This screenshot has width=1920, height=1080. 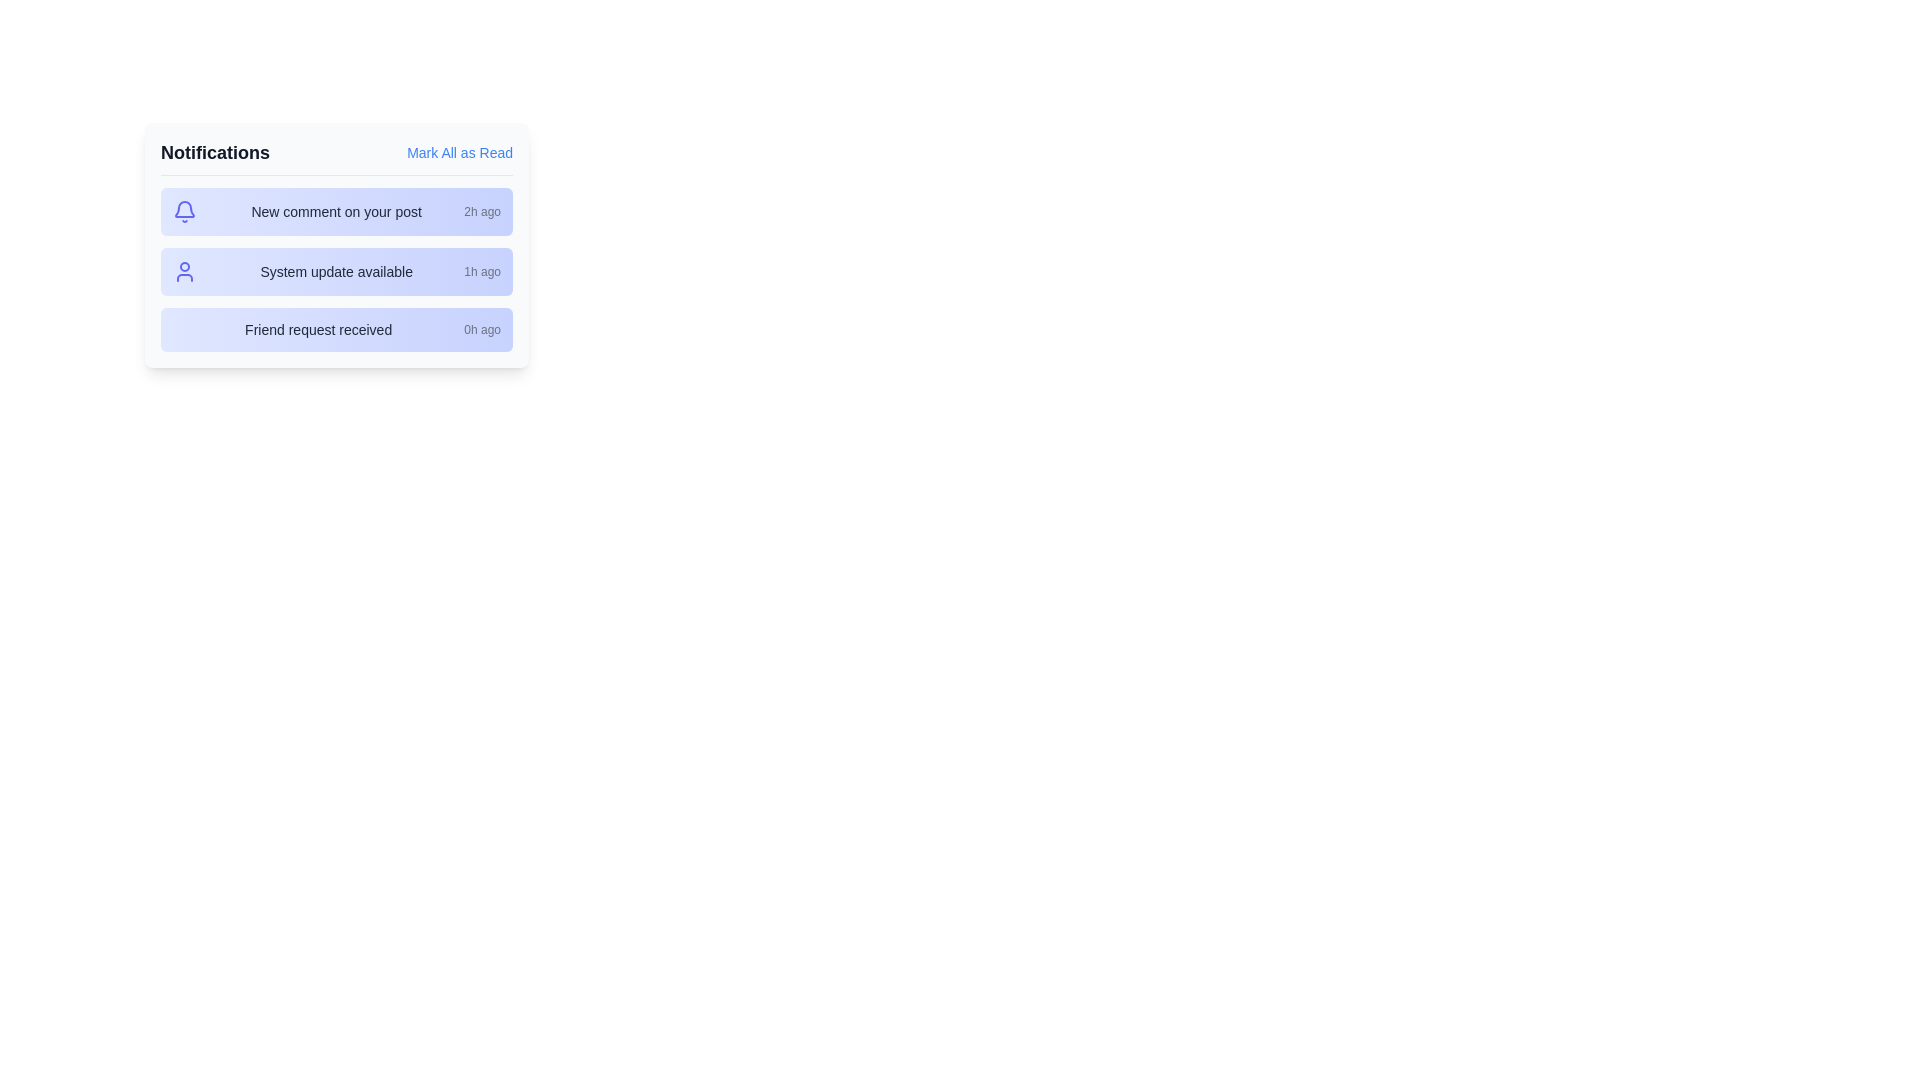 I want to click on the Notification banner that displays a recent friend request, so click(x=336, y=329).